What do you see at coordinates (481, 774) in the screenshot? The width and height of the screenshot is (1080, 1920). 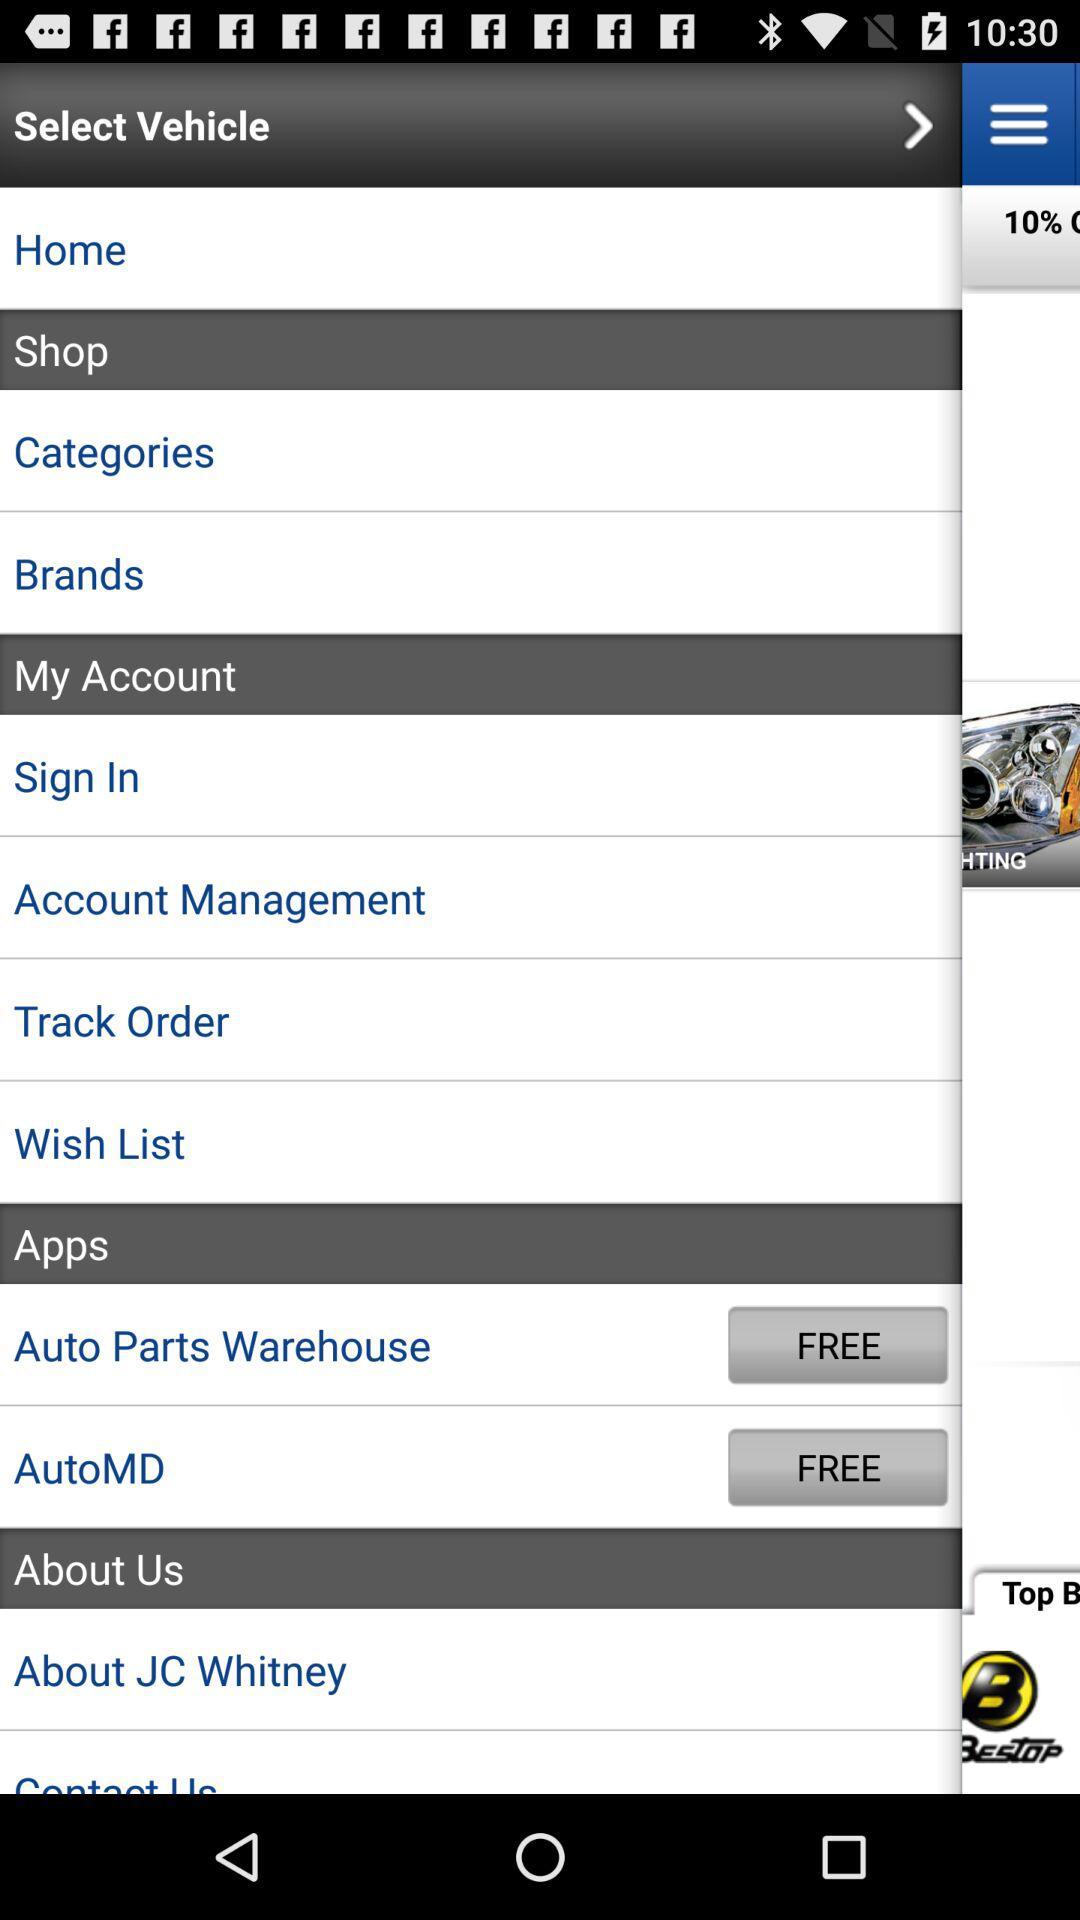 I see `the sign in app` at bounding box center [481, 774].